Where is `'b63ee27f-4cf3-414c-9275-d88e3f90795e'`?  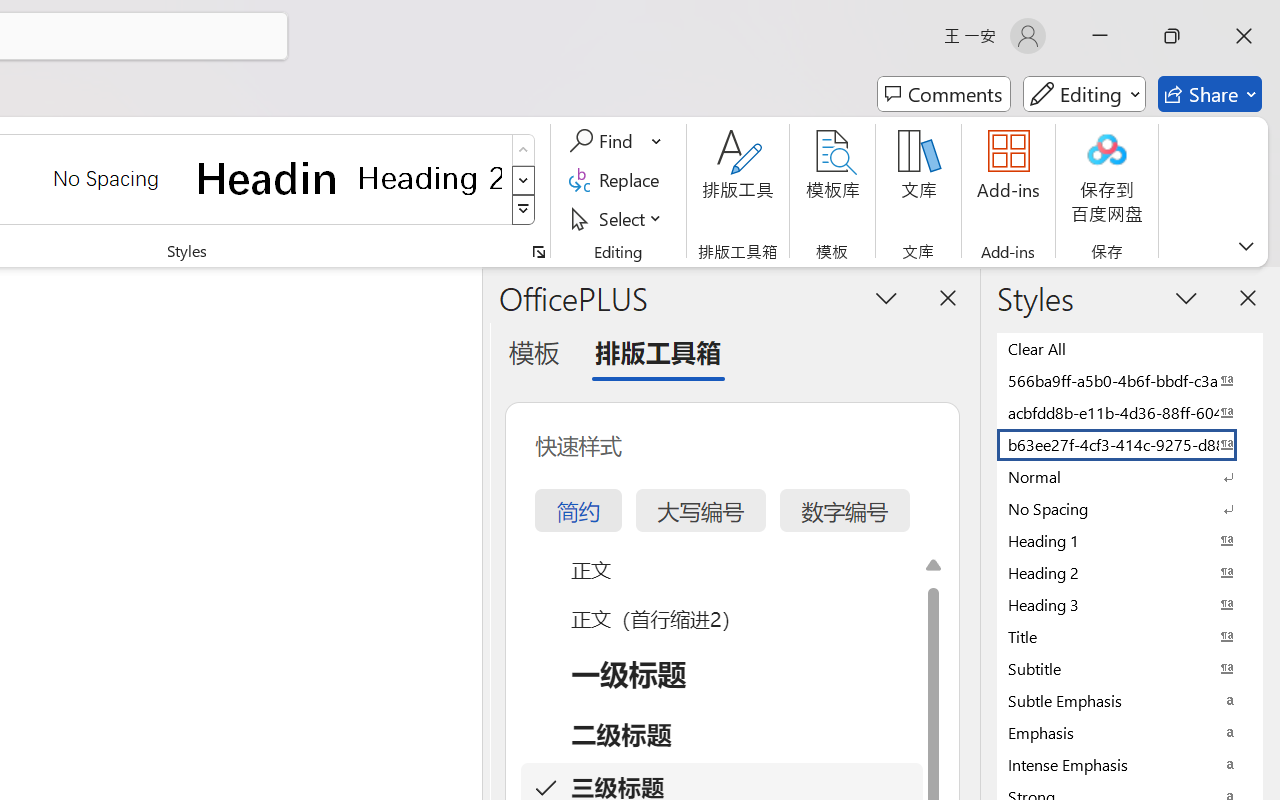 'b63ee27f-4cf3-414c-9275-d88e3f90795e' is located at coordinates (1130, 443).